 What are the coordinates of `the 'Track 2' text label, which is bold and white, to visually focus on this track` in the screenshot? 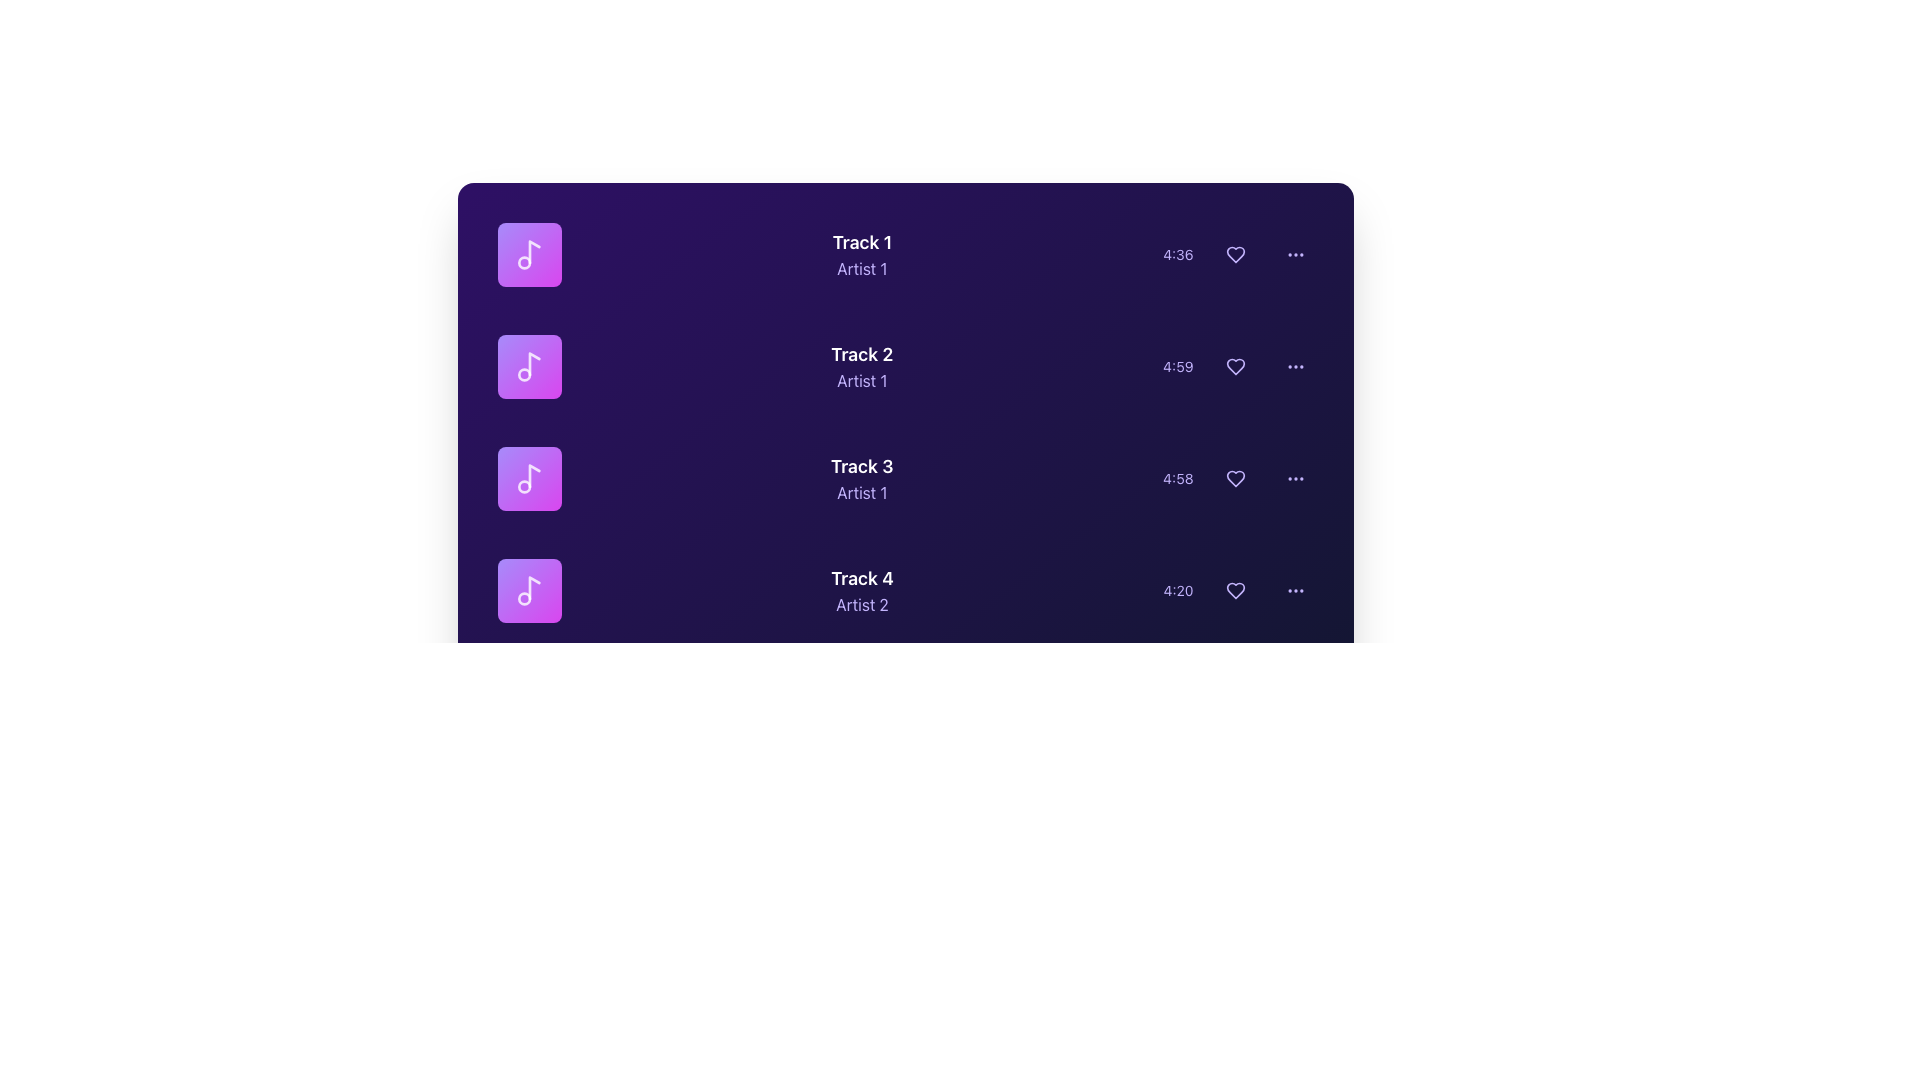 It's located at (862, 353).